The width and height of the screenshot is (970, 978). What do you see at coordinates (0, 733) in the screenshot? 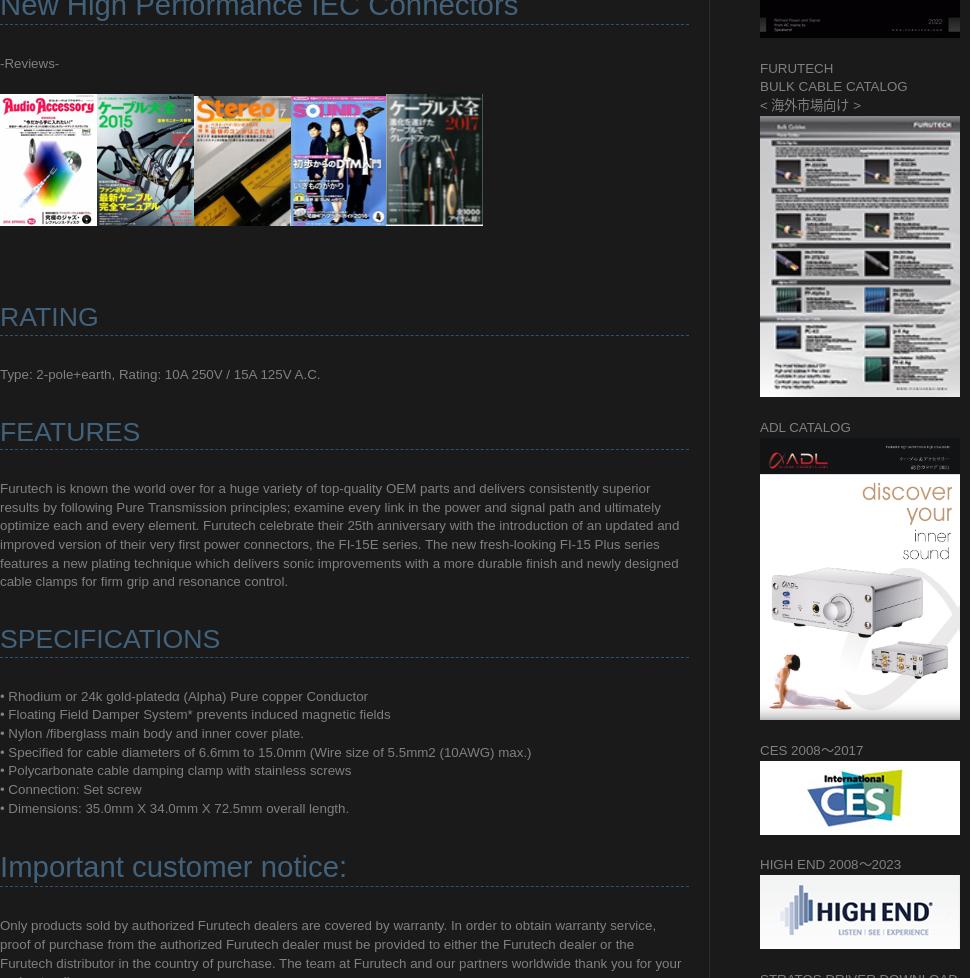
I see `'• Nylon /fiberglass main body and inner cover plate.'` at bounding box center [0, 733].